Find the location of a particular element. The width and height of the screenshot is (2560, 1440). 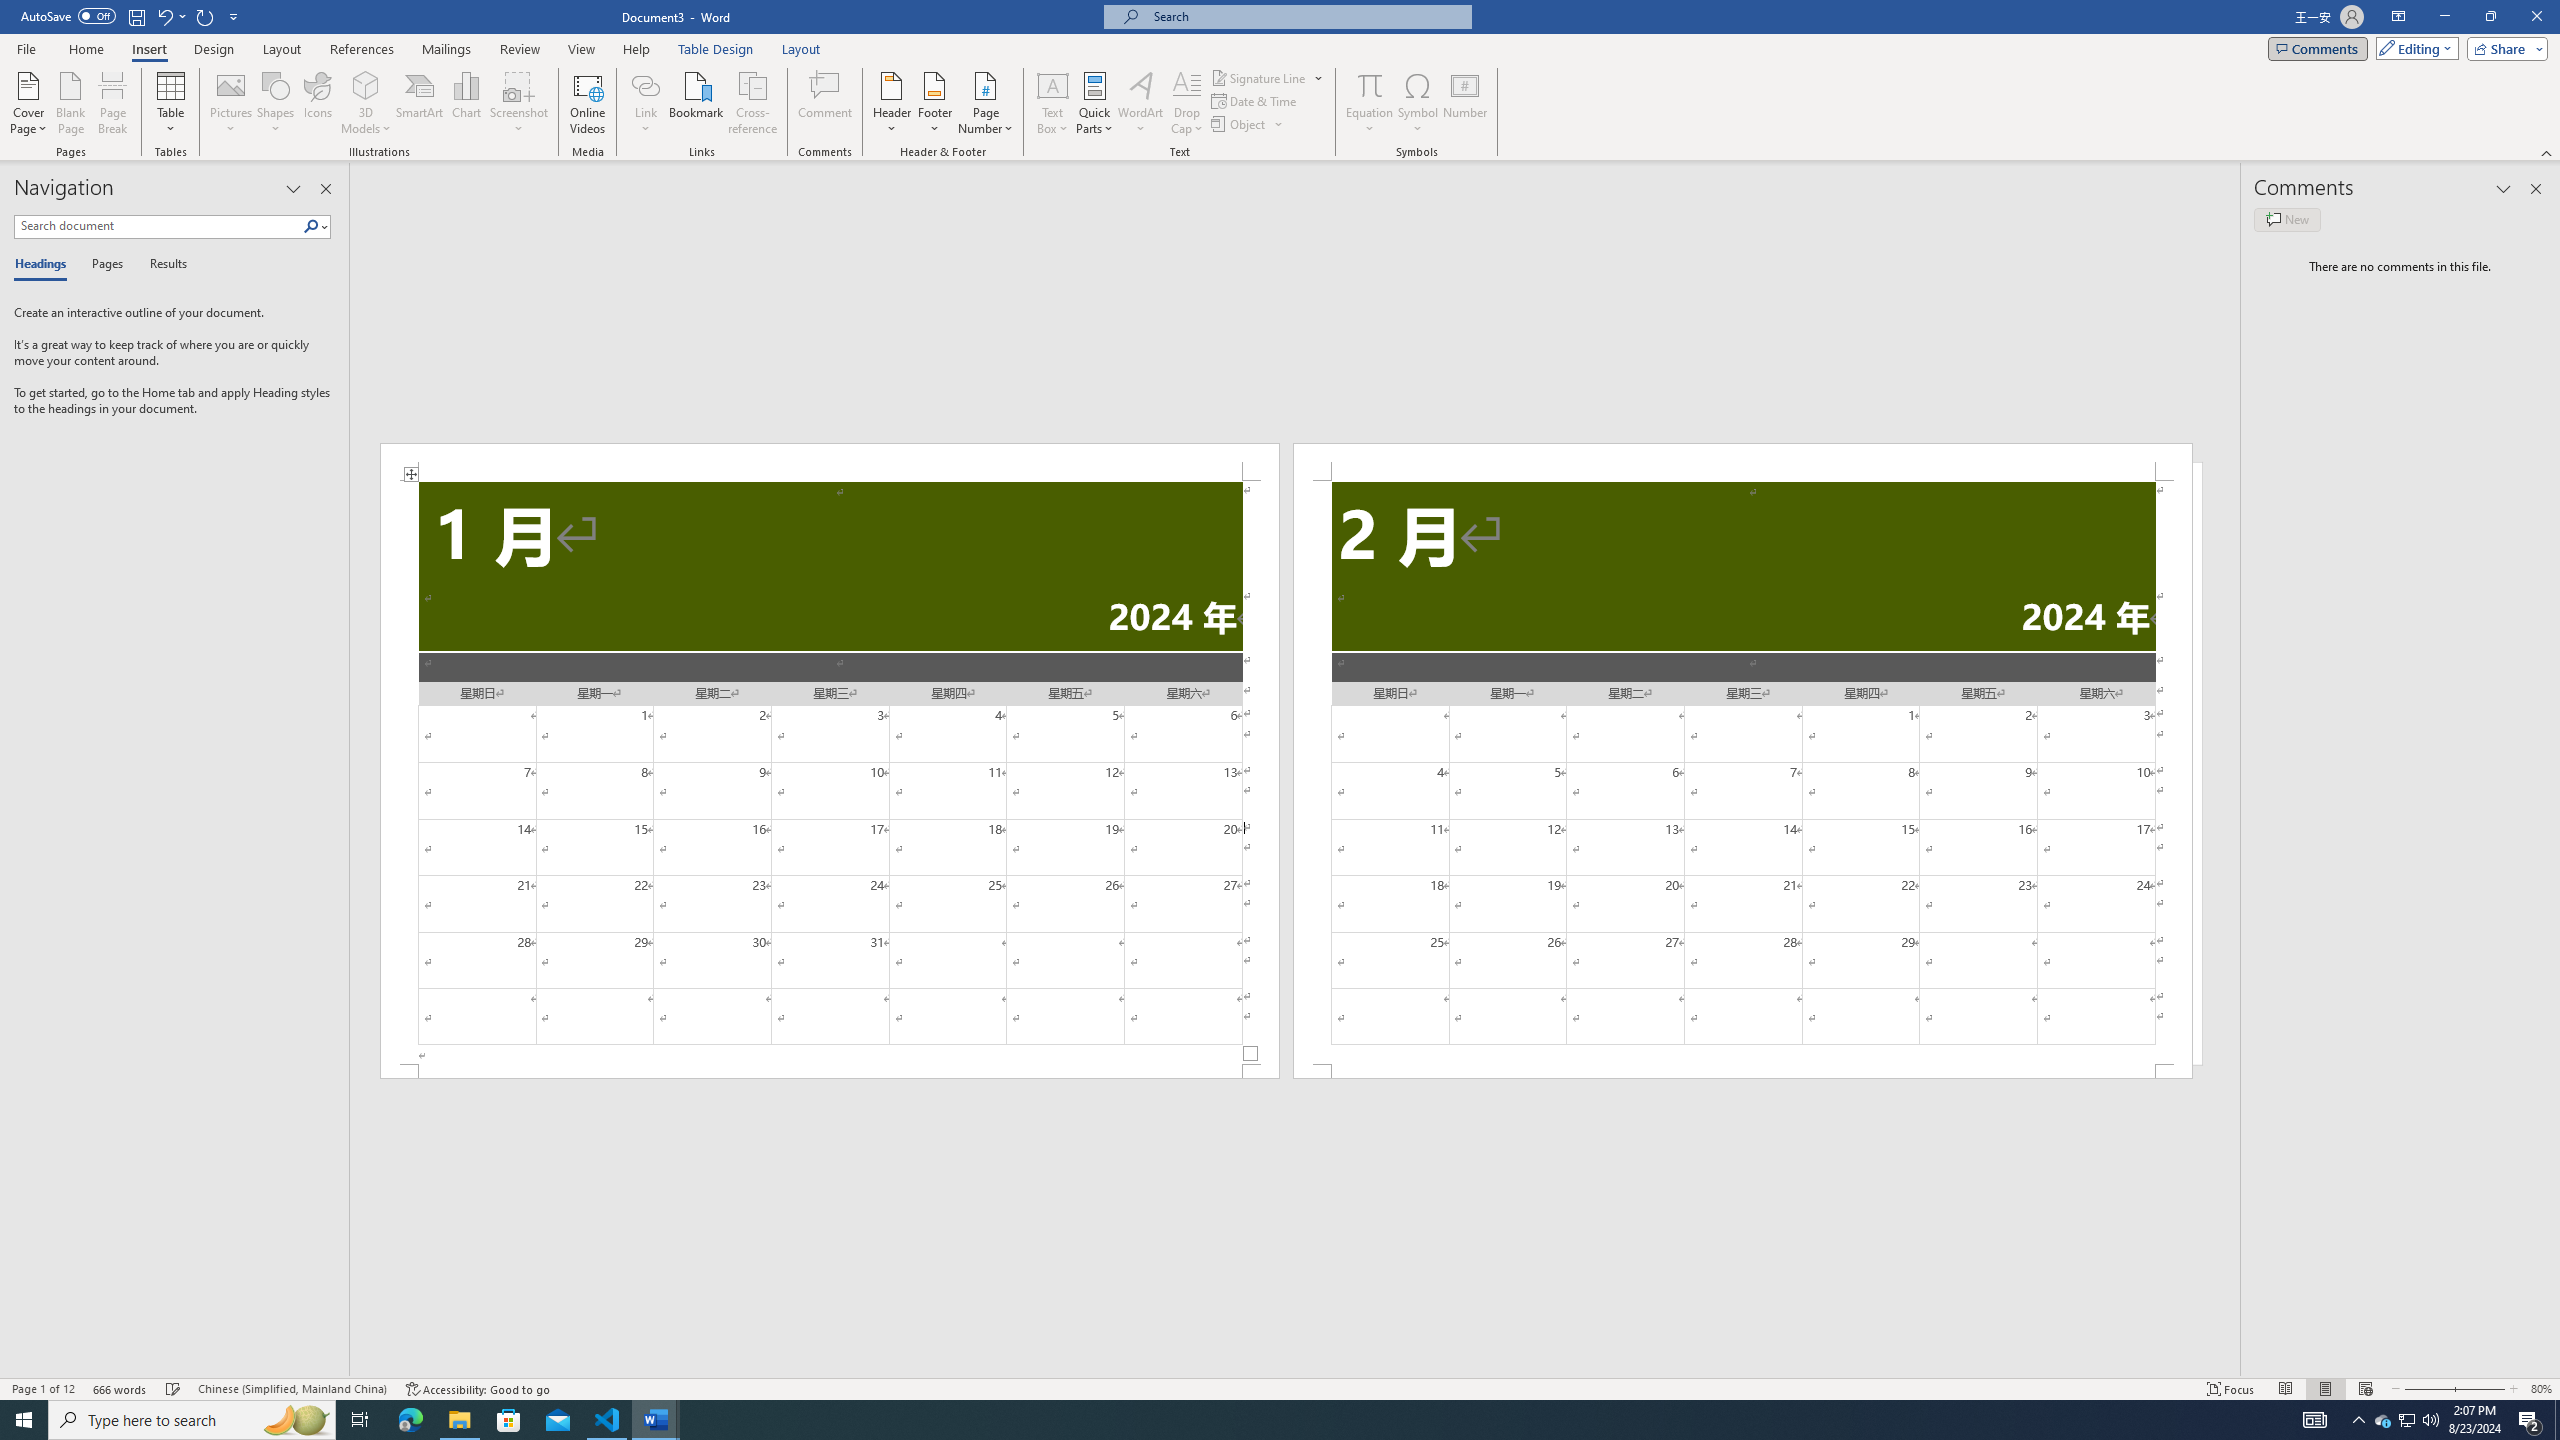

'Word Count 666 words' is located at coordinates (121, 1389).